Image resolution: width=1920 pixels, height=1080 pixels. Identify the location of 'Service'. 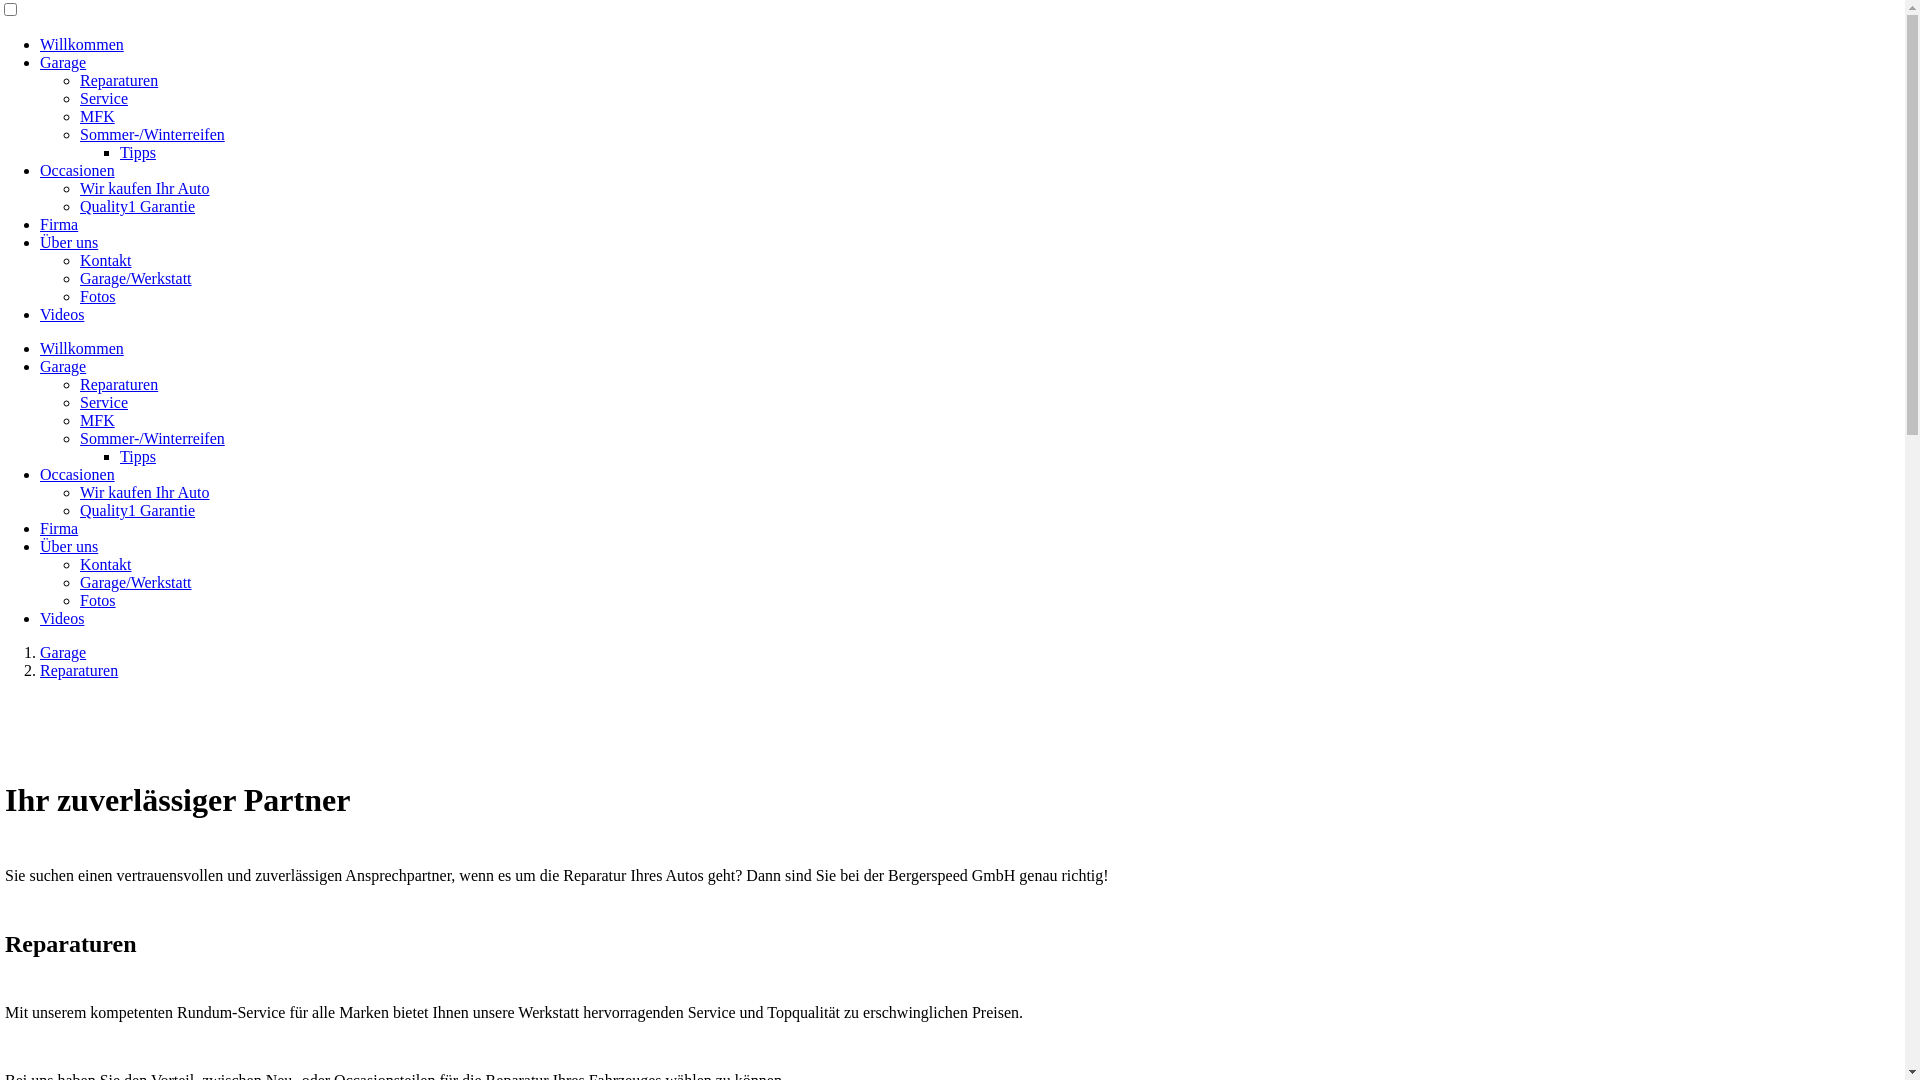
(103, 98).